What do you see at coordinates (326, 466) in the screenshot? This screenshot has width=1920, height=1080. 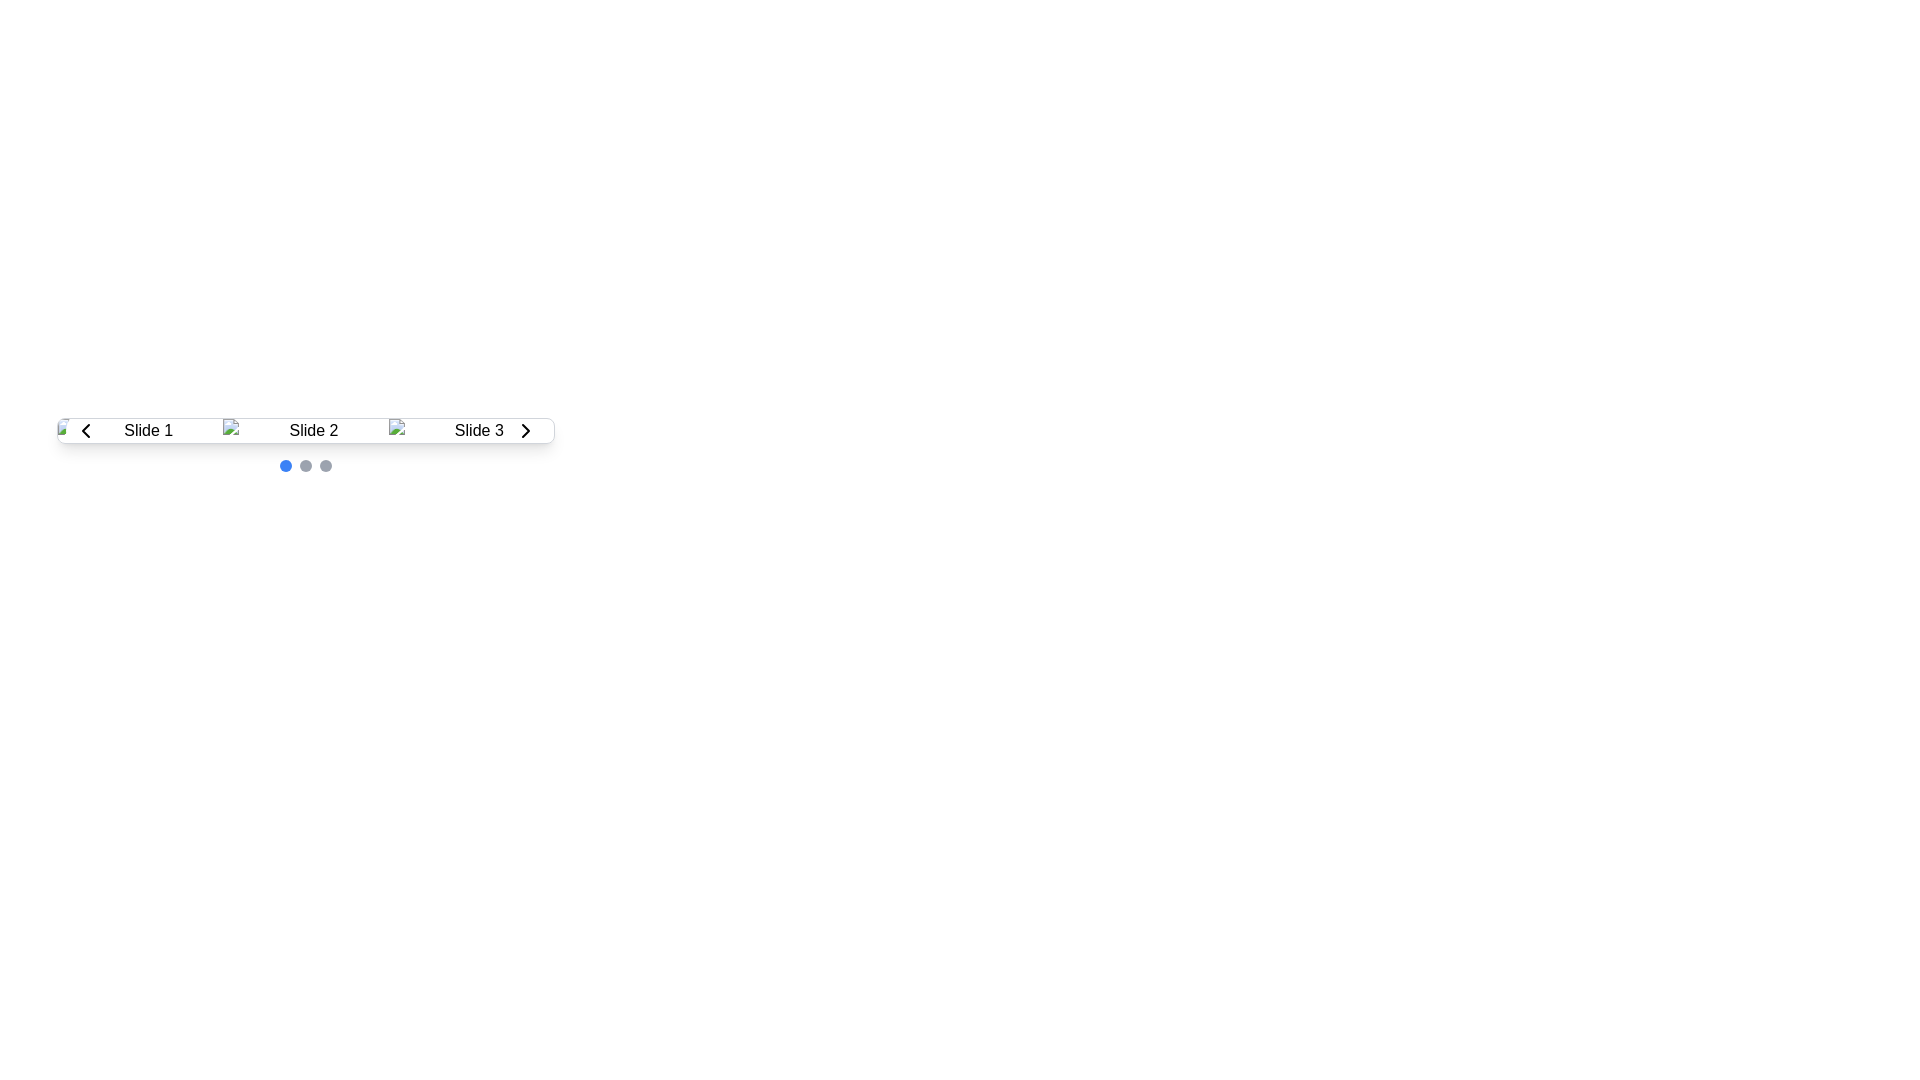 I see `the third pagination dot located below the main content area` at bounding box center [326, 466].